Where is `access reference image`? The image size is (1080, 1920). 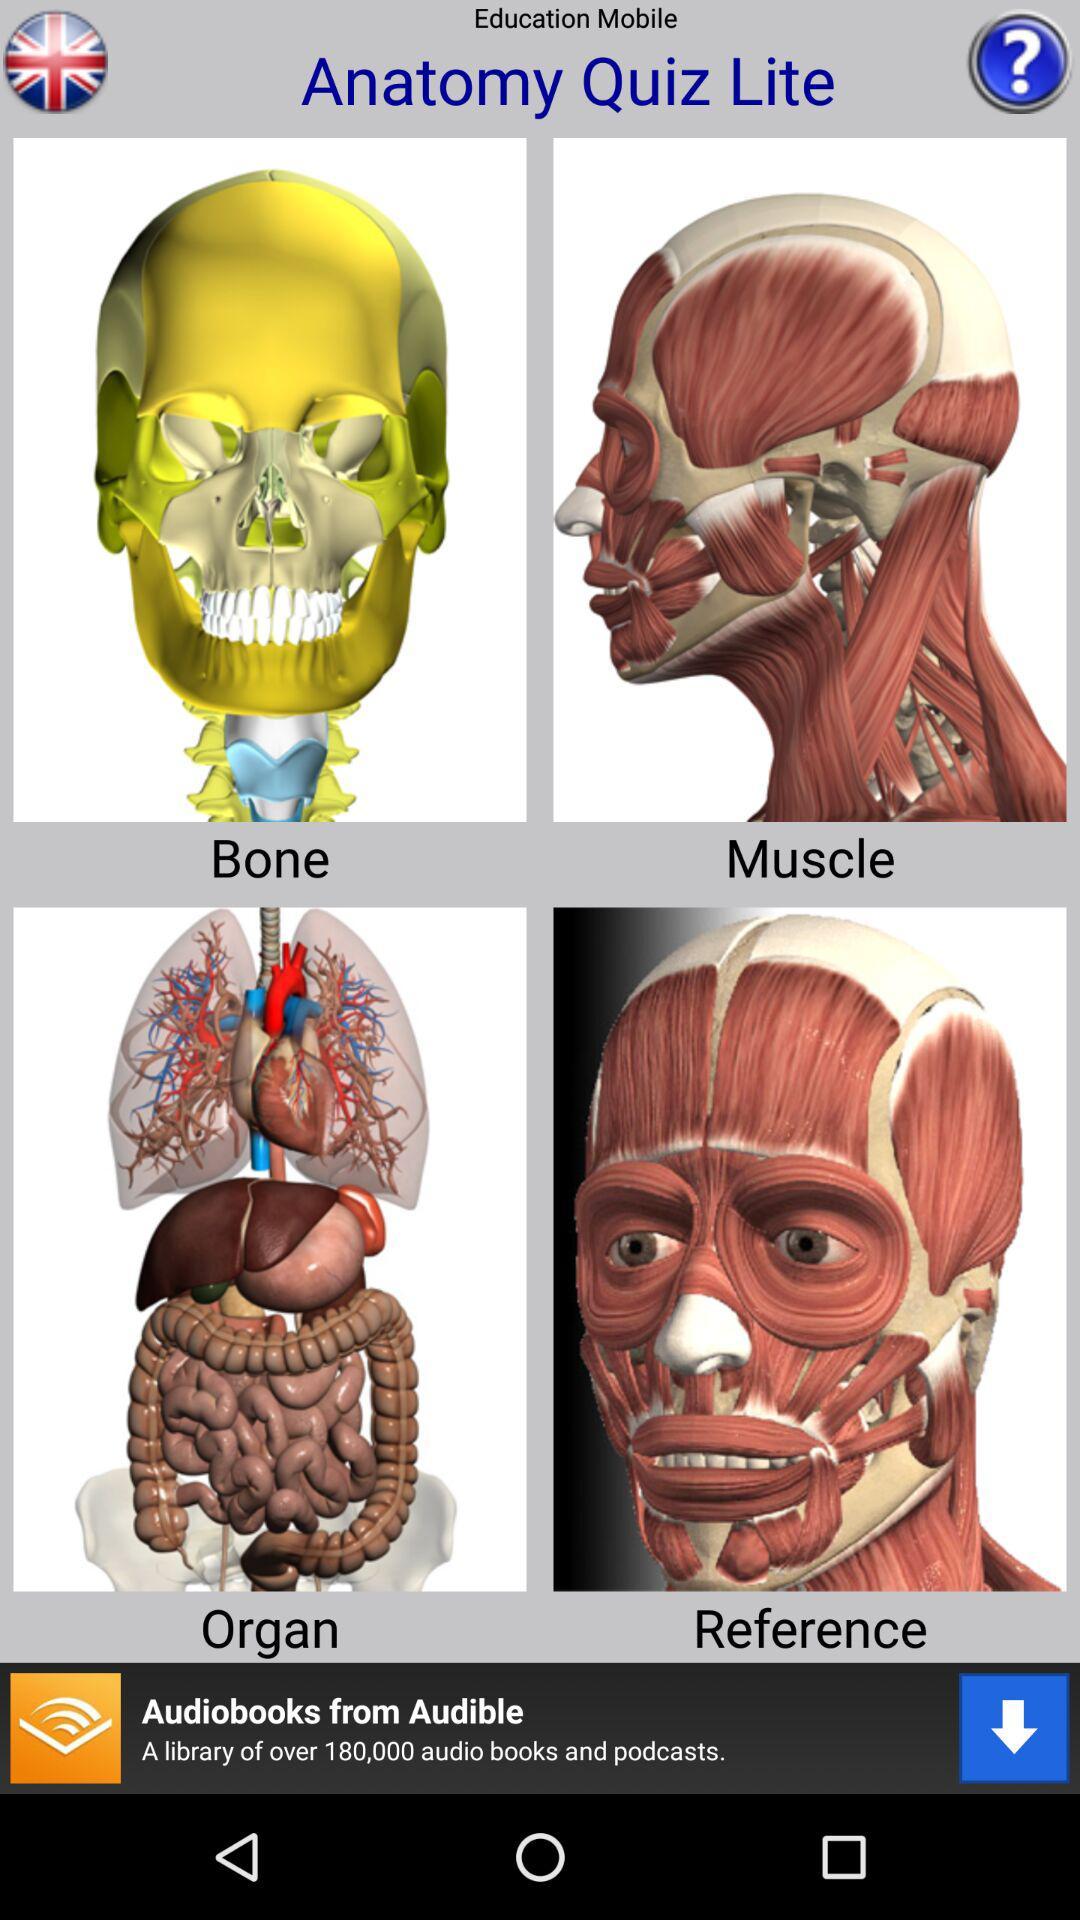 access reference image is located at coordinates (810, 1241).